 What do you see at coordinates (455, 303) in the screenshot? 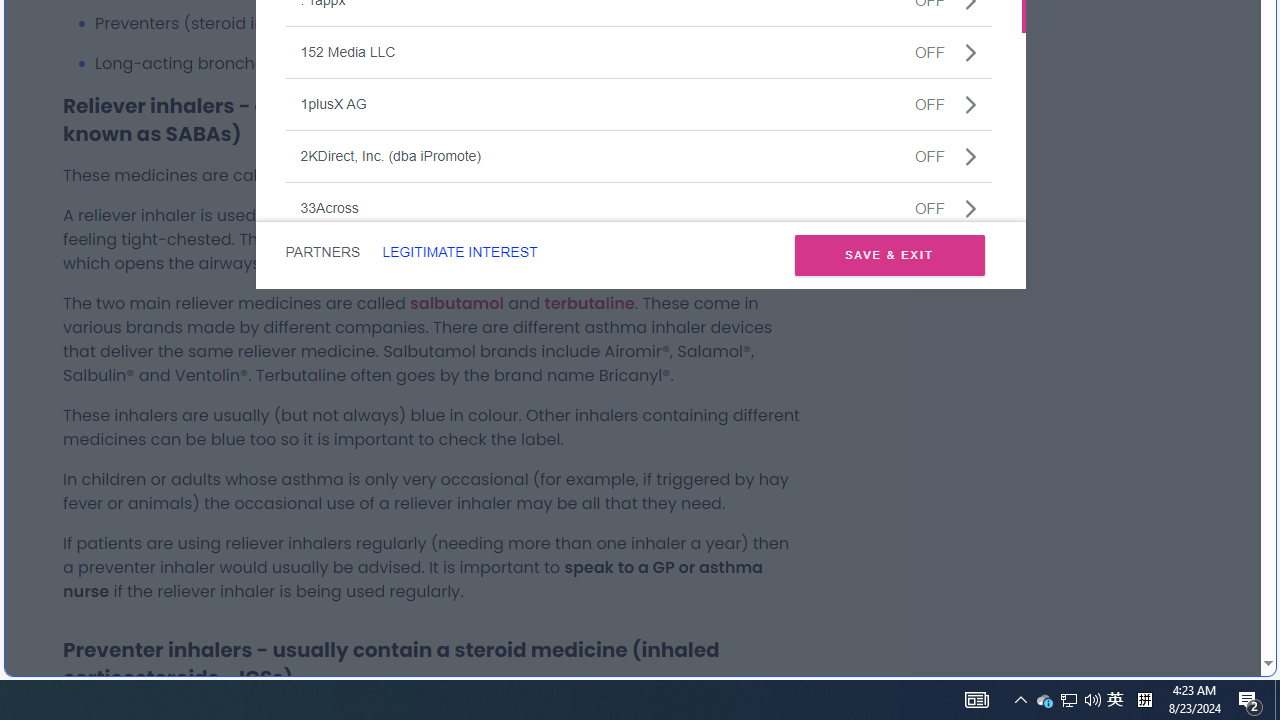
I see `'salbutamol'` at bounding box center [455, 303].